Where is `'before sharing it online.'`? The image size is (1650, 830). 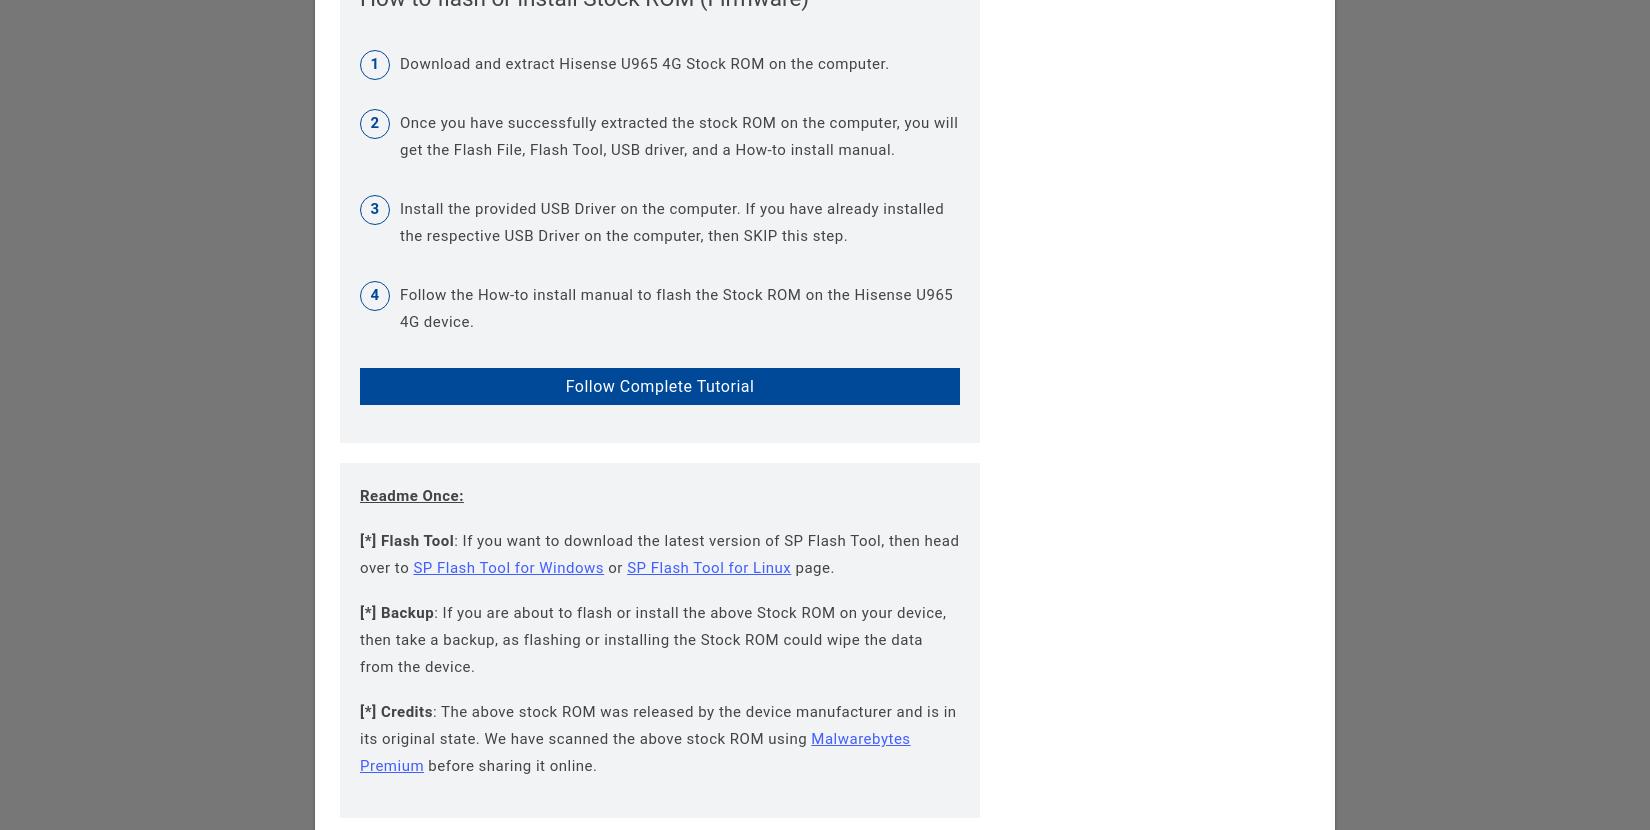 'before sharing it online.' is located at coordinates (509, 766).